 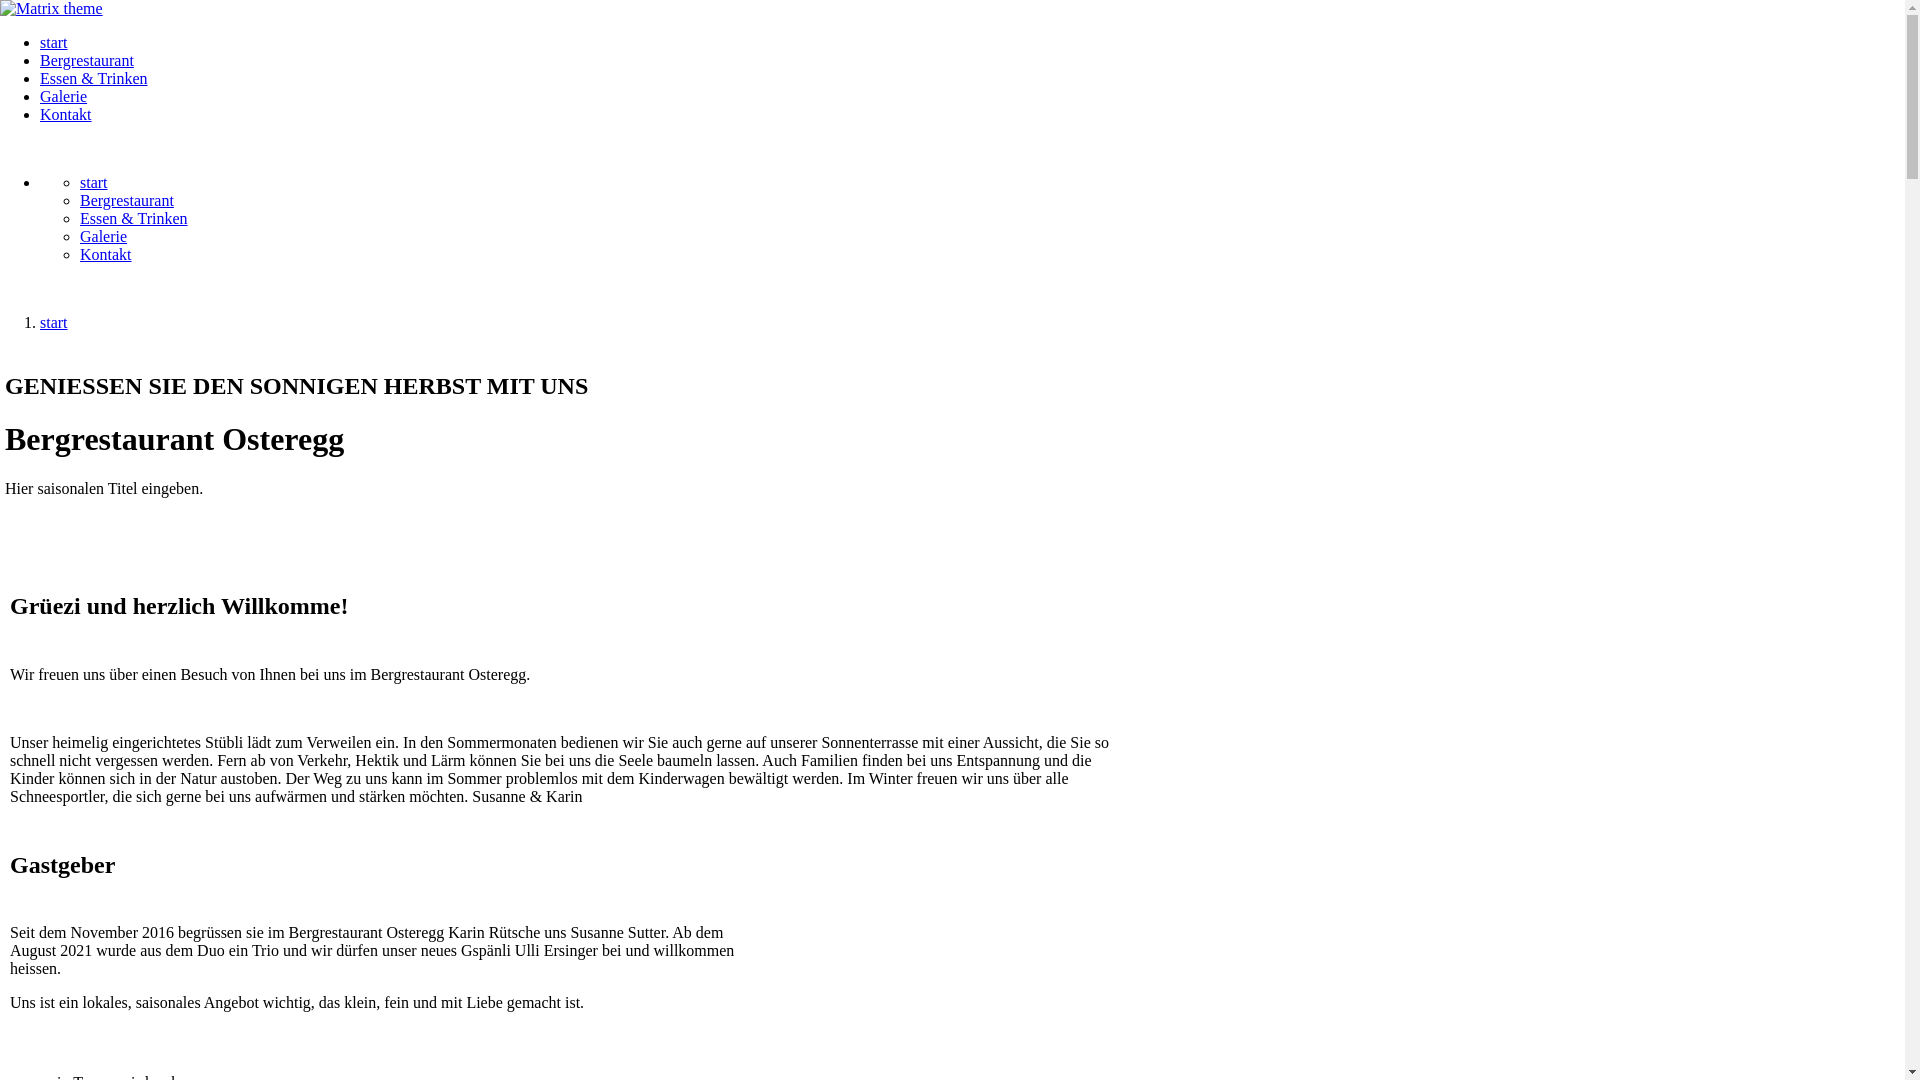 I want to click on 'Galerie', so click(x=63, y=96).